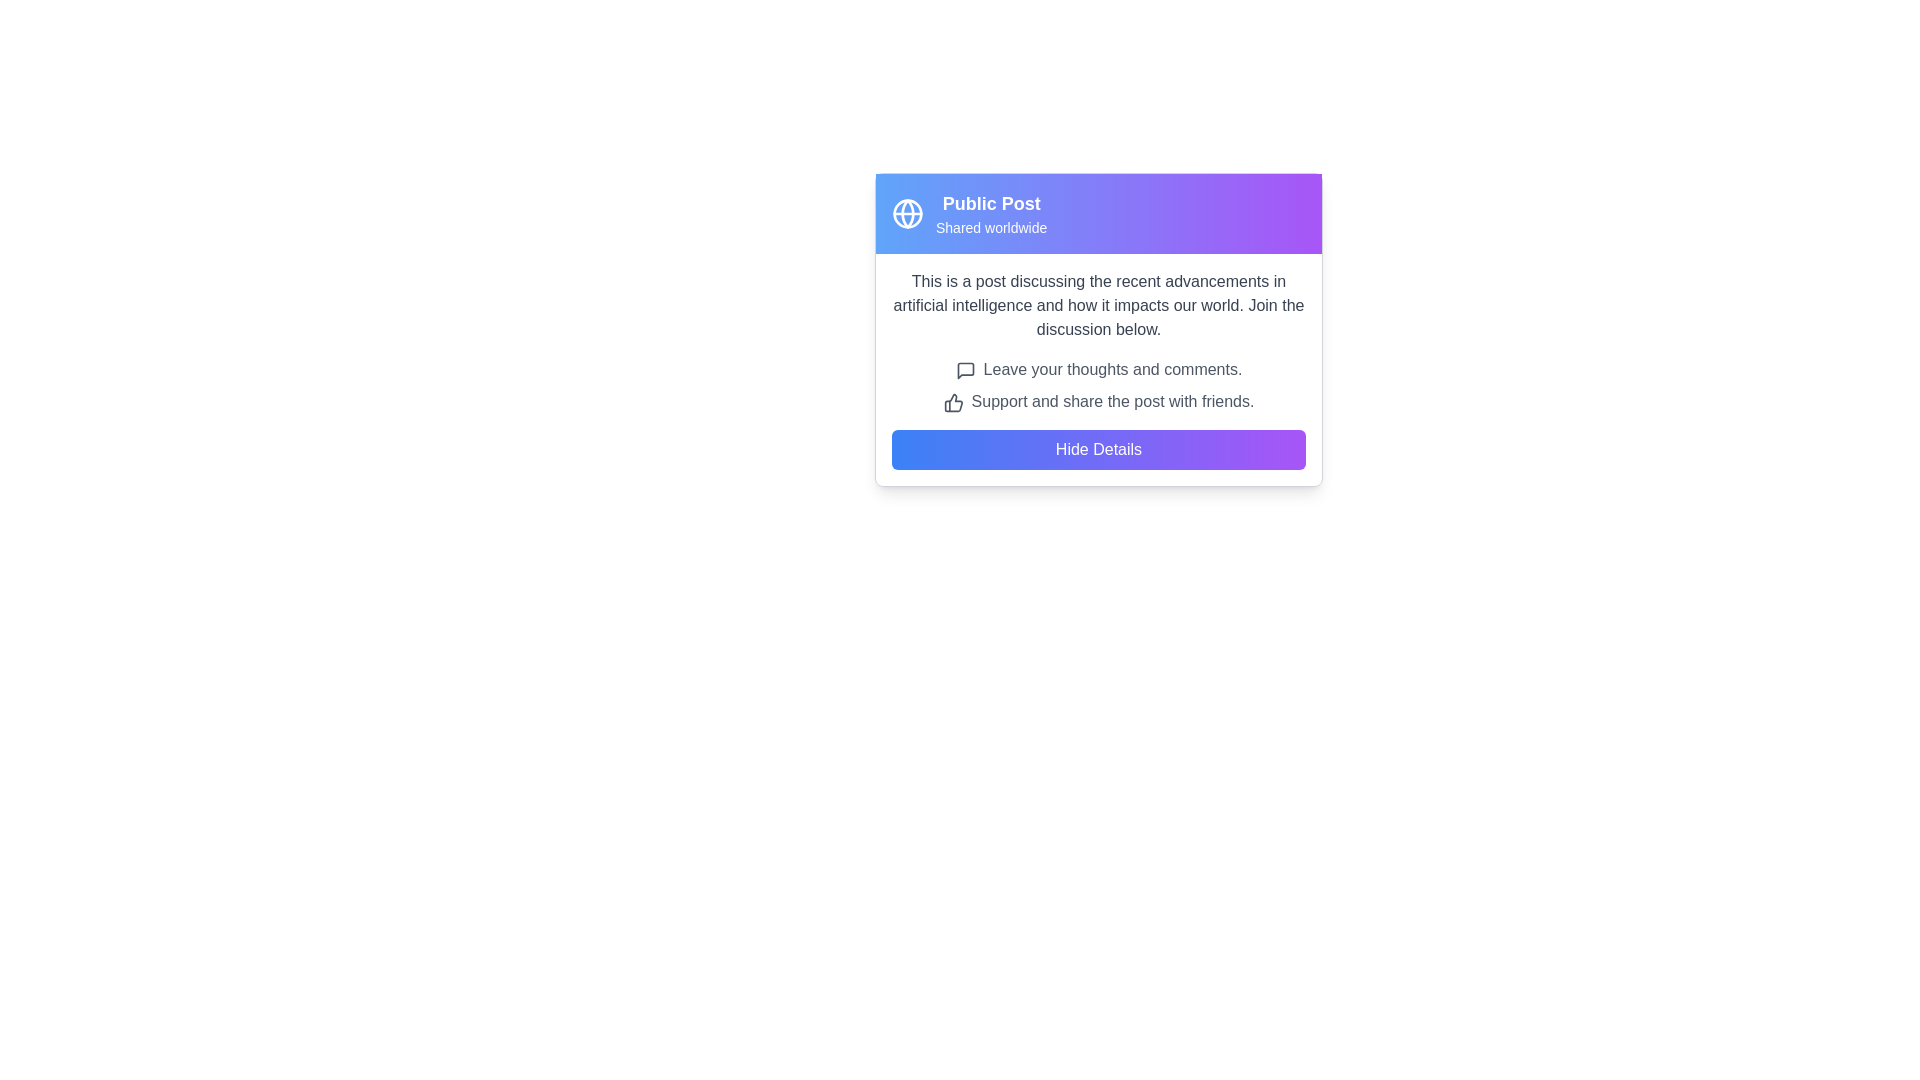  What do you see at coordinates (1098, 370) in the screenshot?
I see `the surrounding area of the Text Label with Icon that invites users to leave comments or share their thoughts, located above the text 'Support and share the post with friends.'` at bounding box center [1098, 370].